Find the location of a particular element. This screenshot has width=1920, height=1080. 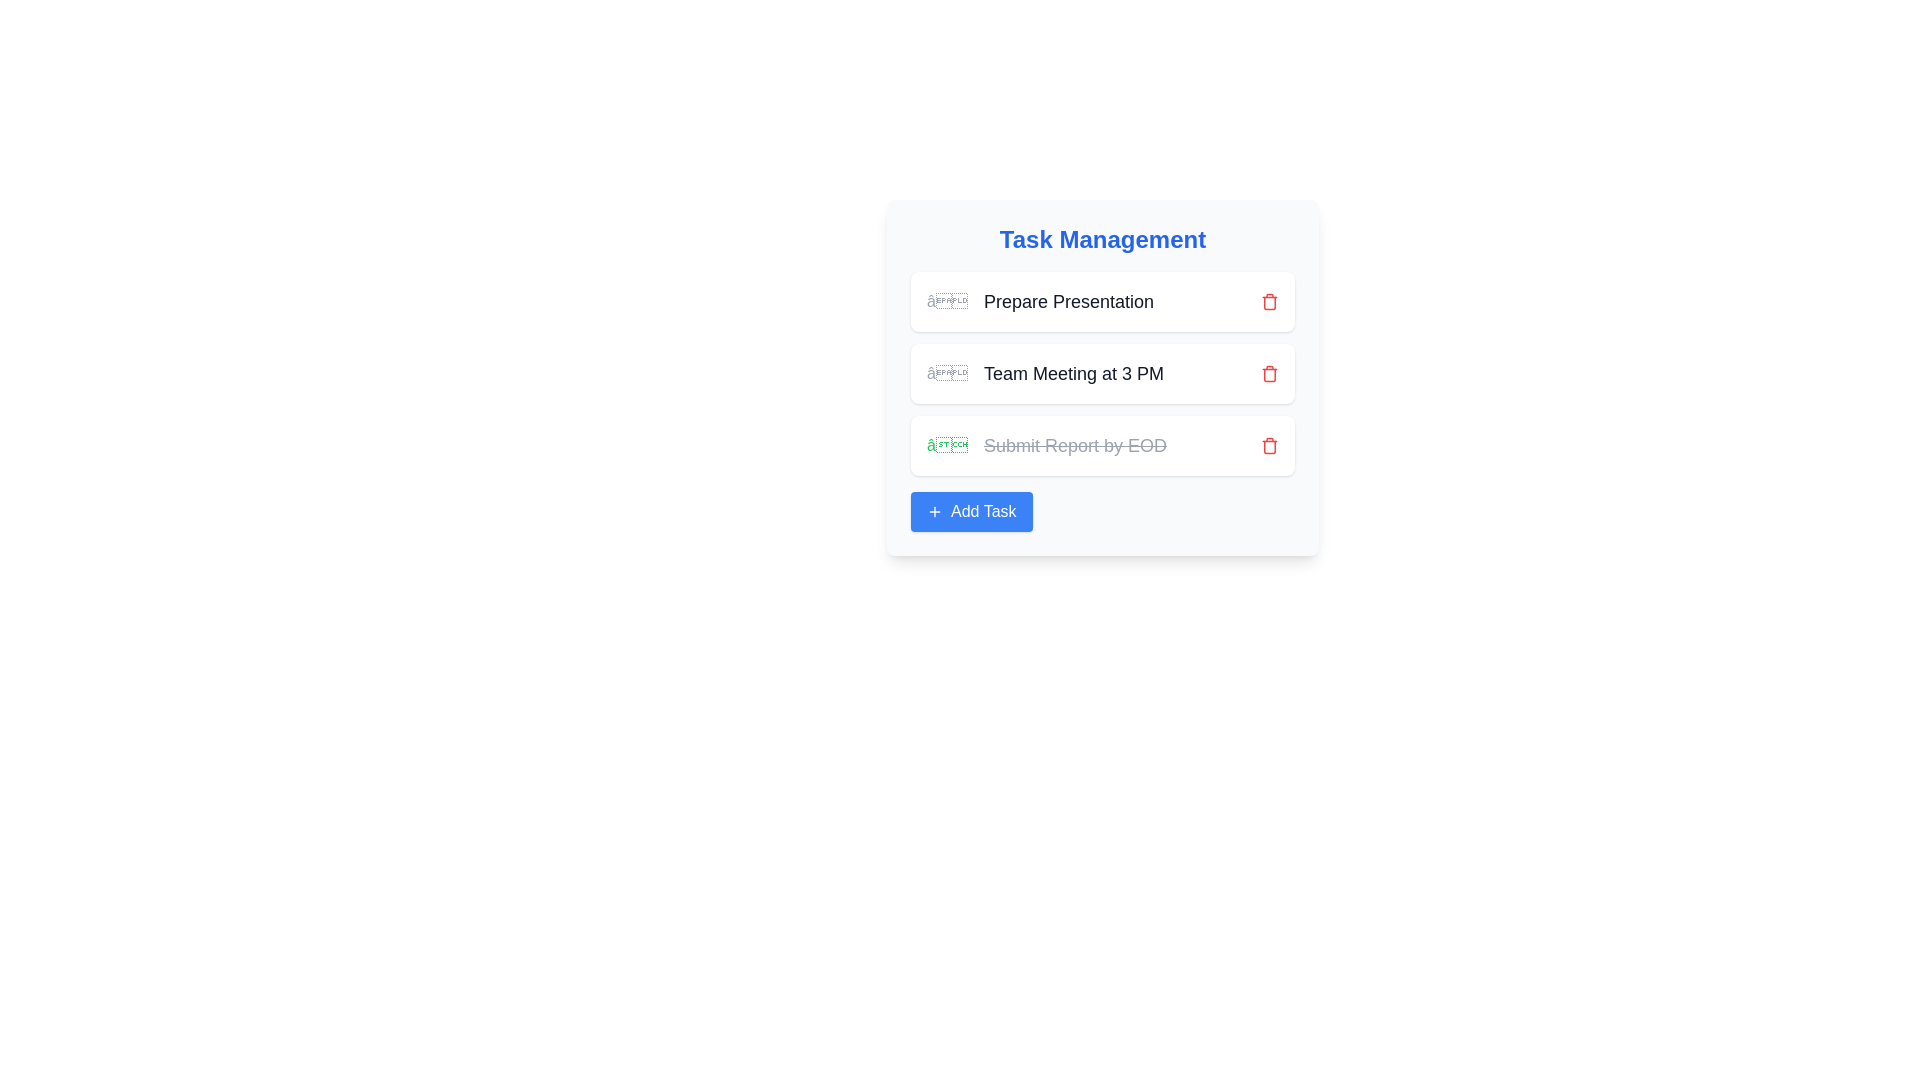

the text label that displays the title of the first task in the management interface, positioned centrally and to the right of the task indicator symbol is located at coordinates (1067, 301).